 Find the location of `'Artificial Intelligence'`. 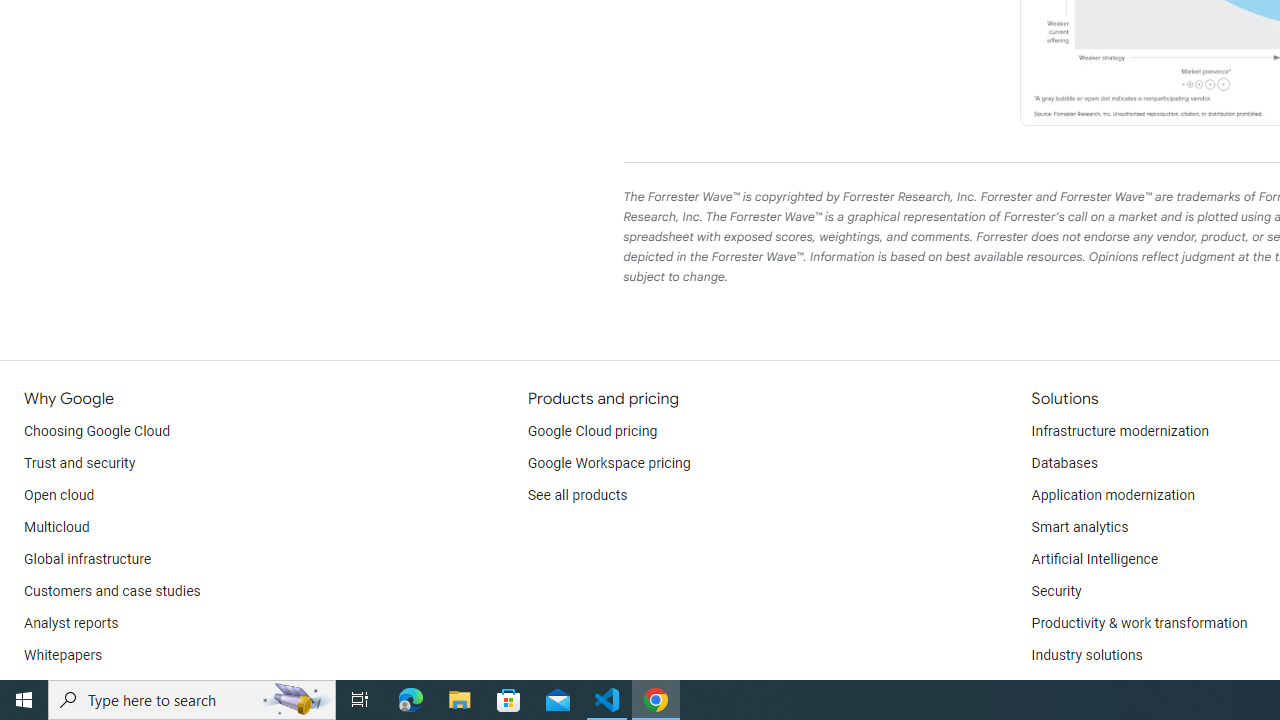

'Artificial Intelligence' is located at coordinates (1093, 560).